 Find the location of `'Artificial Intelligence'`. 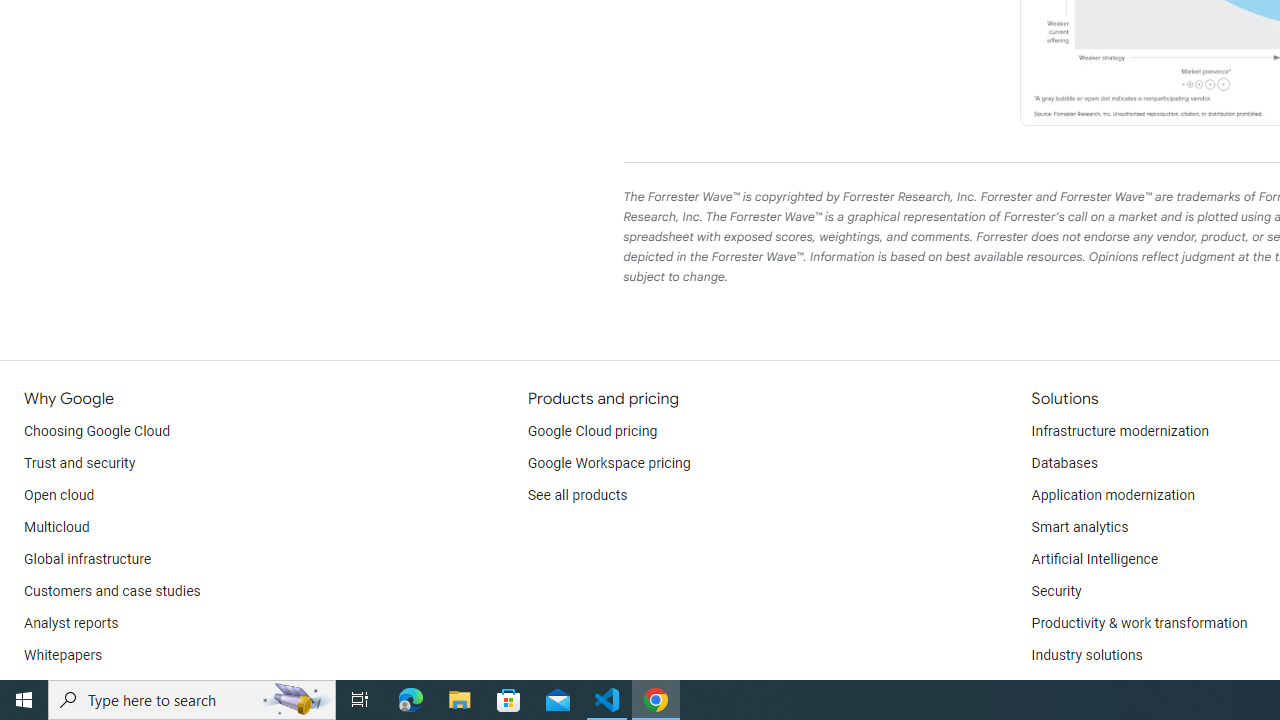

'Artificial Intelligence' is located at coordinates (1093, 560).